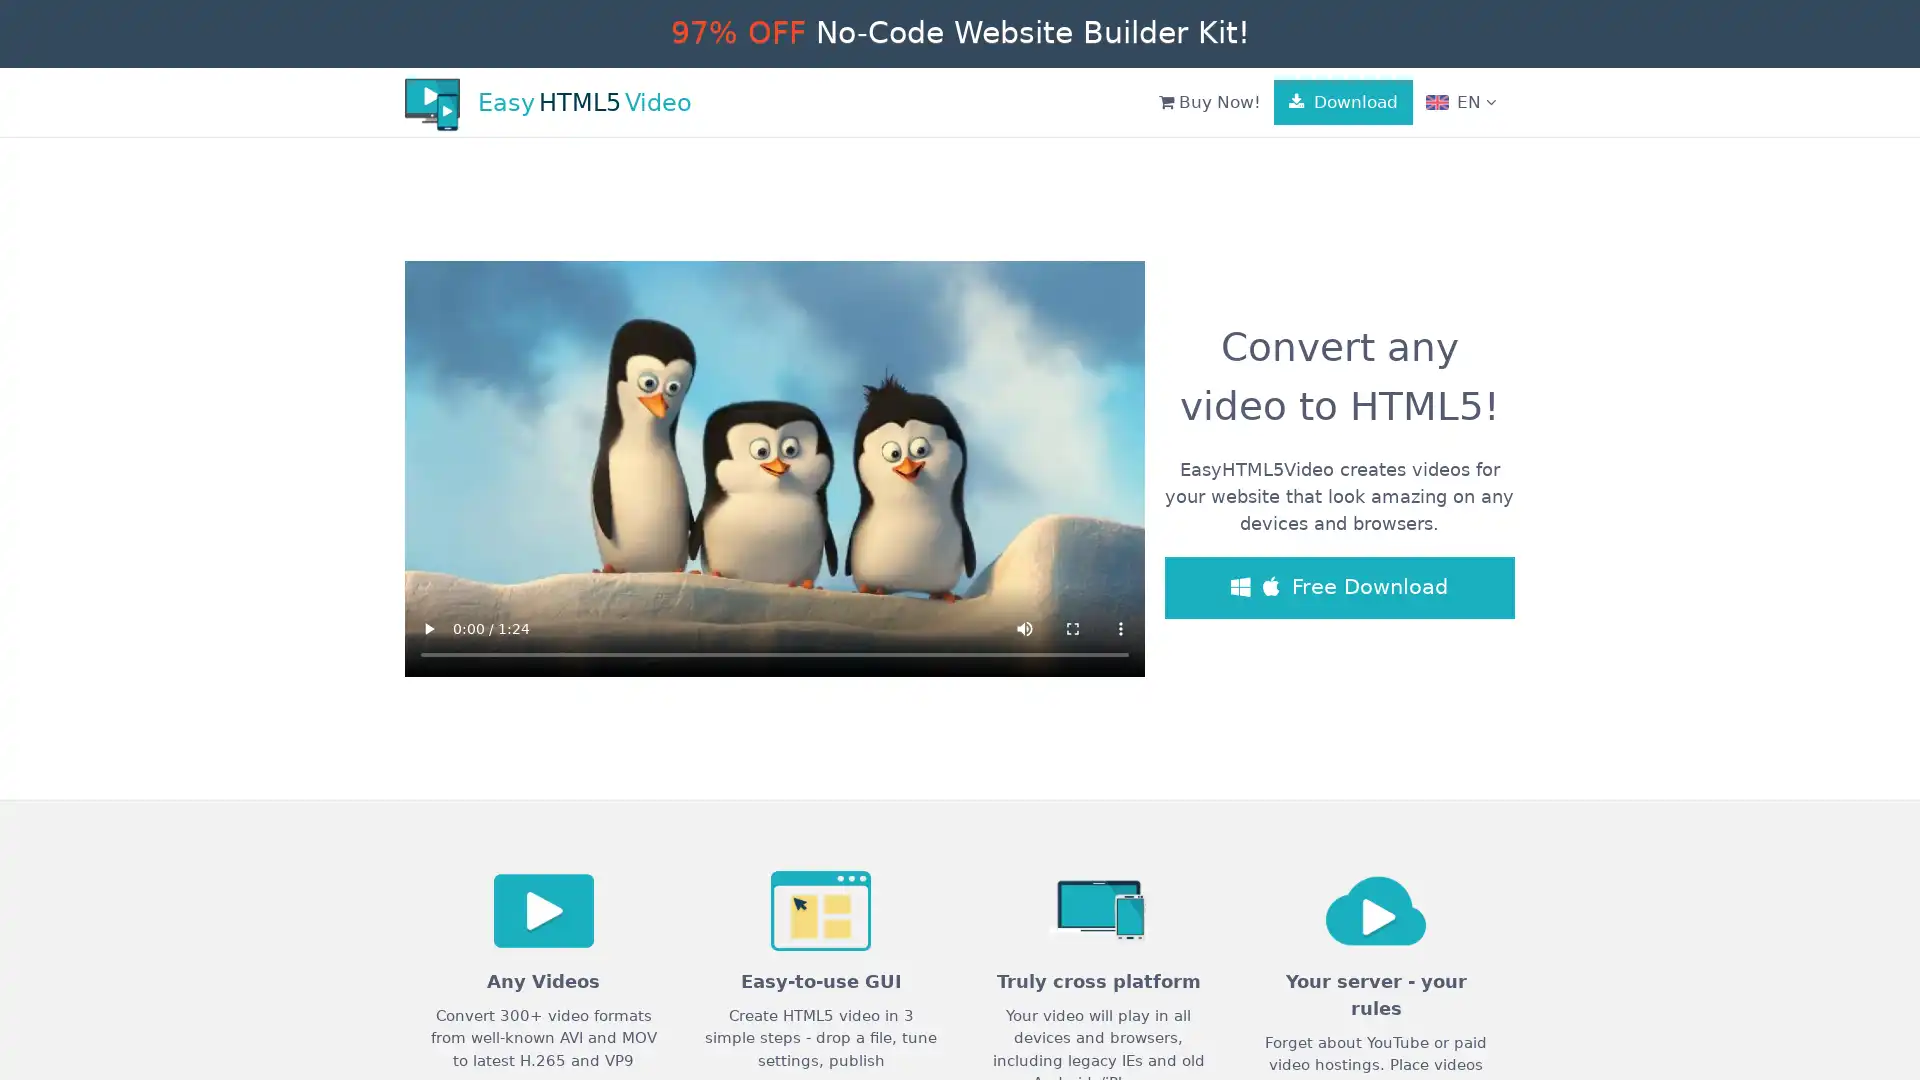 The height and width of the screenshot is (1080, 1920). I want to click on show more media controls, so click(1121, 627).